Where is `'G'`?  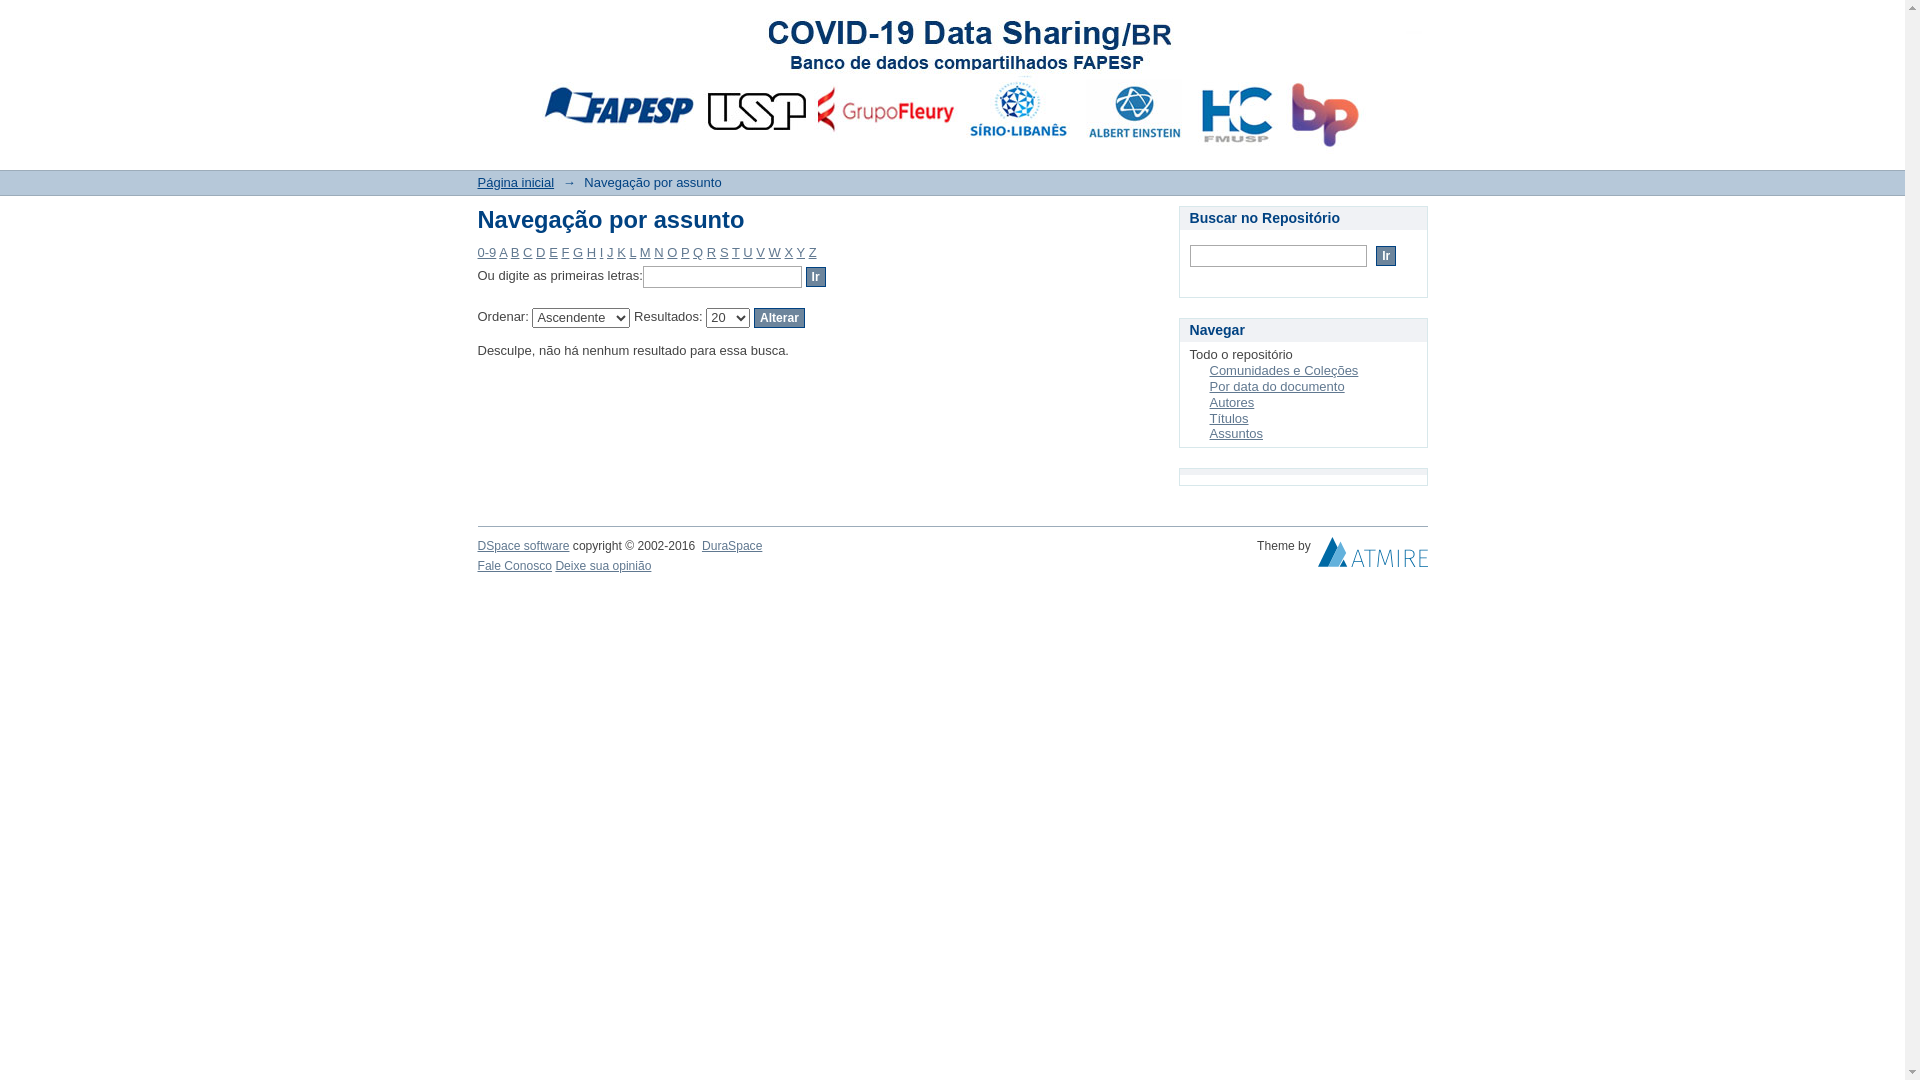
'G' is located at coordinates (571, 251).